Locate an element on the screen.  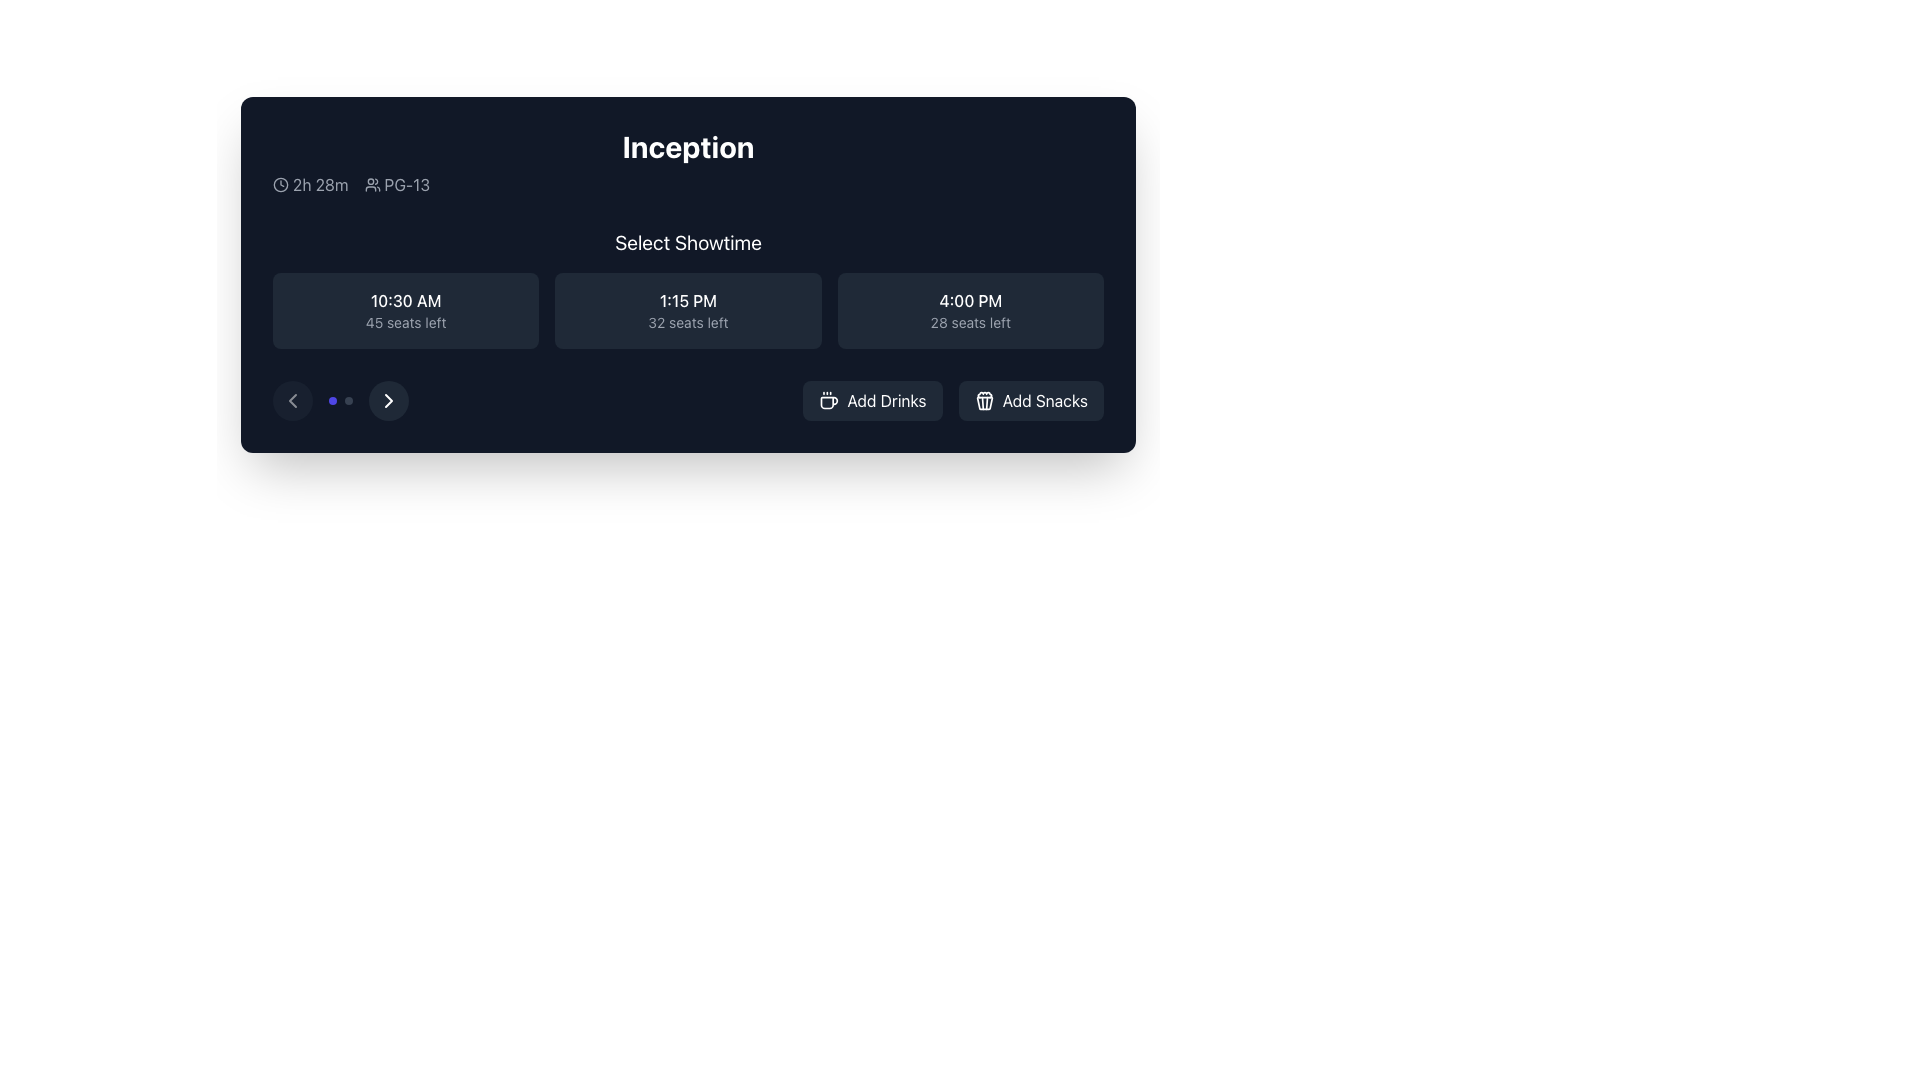
the 'Add Snacks' button, which has a dark background and white text, located in the lower right section of the modal containing showtime options is located at coordinates (1044, 401).